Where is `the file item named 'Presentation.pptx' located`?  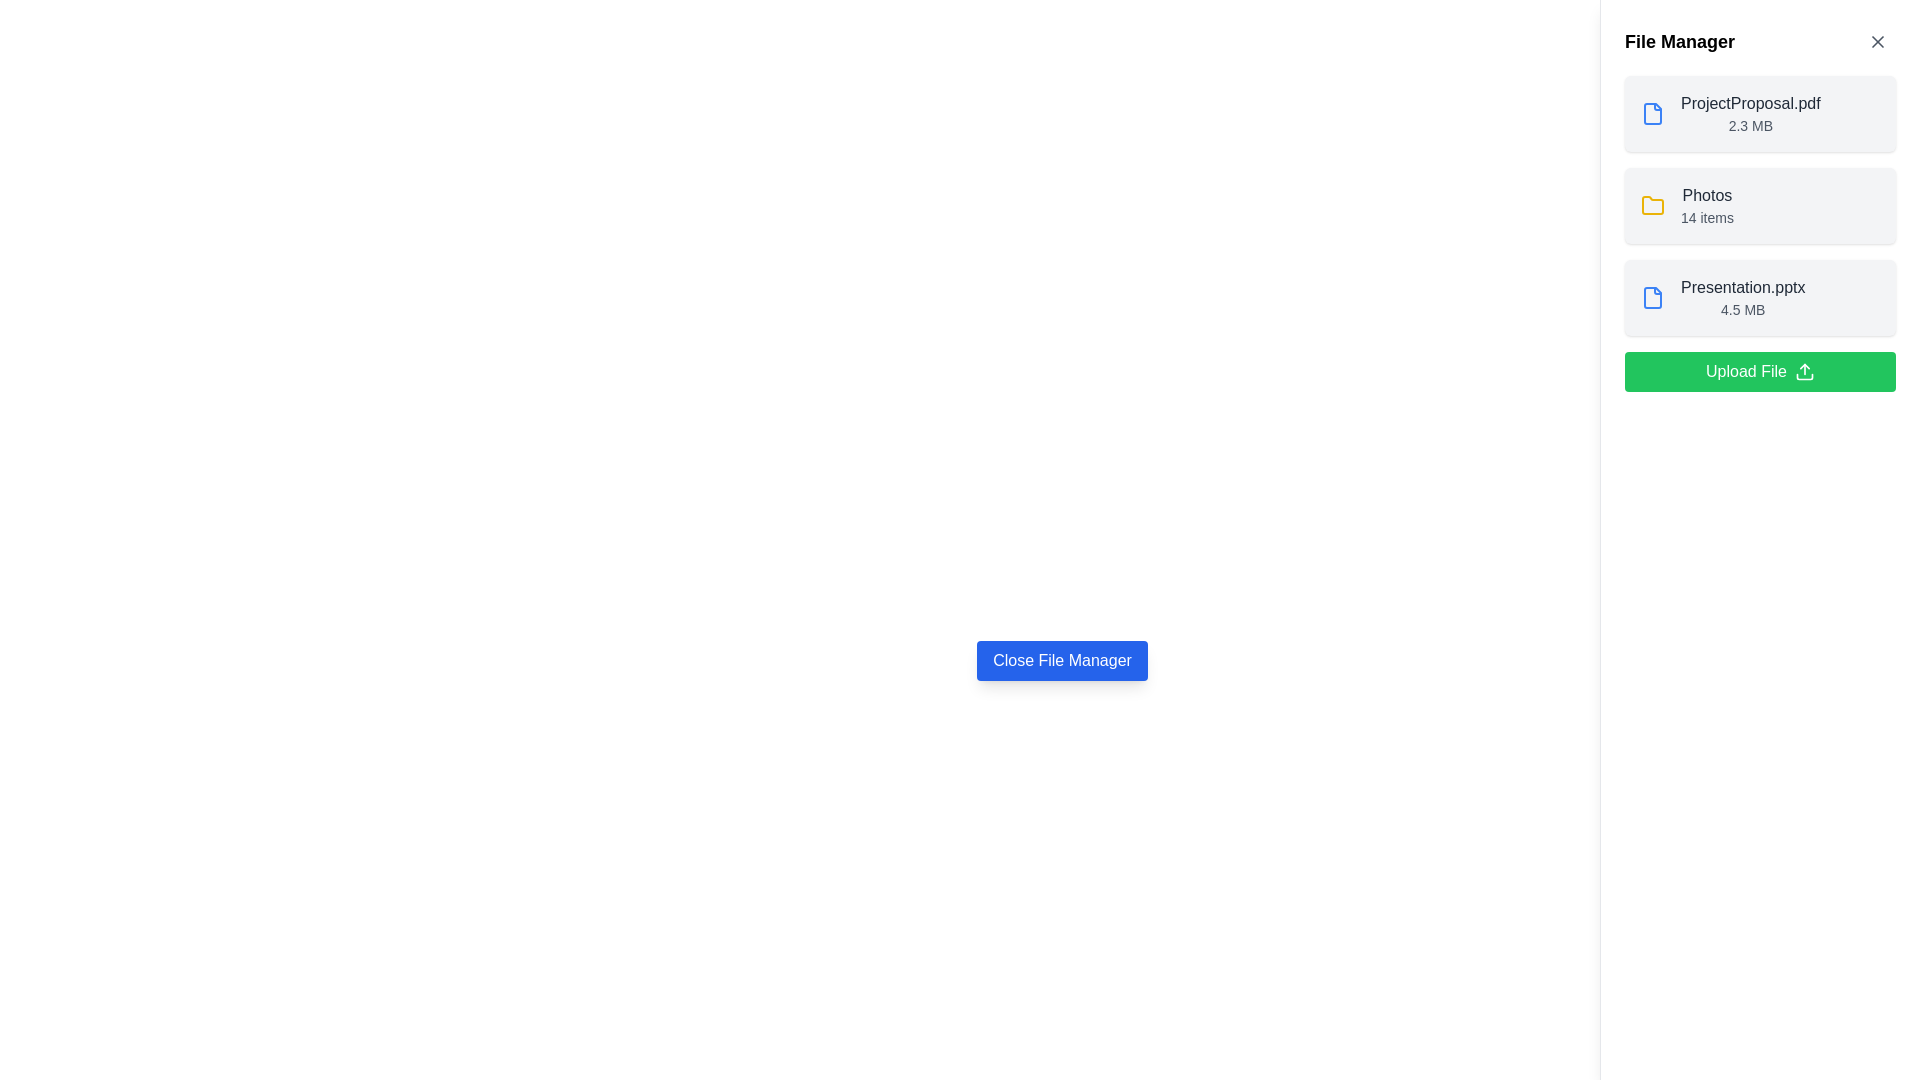
the file item named 'Presentation.pptx' located is located at coordinates (1742, 297).